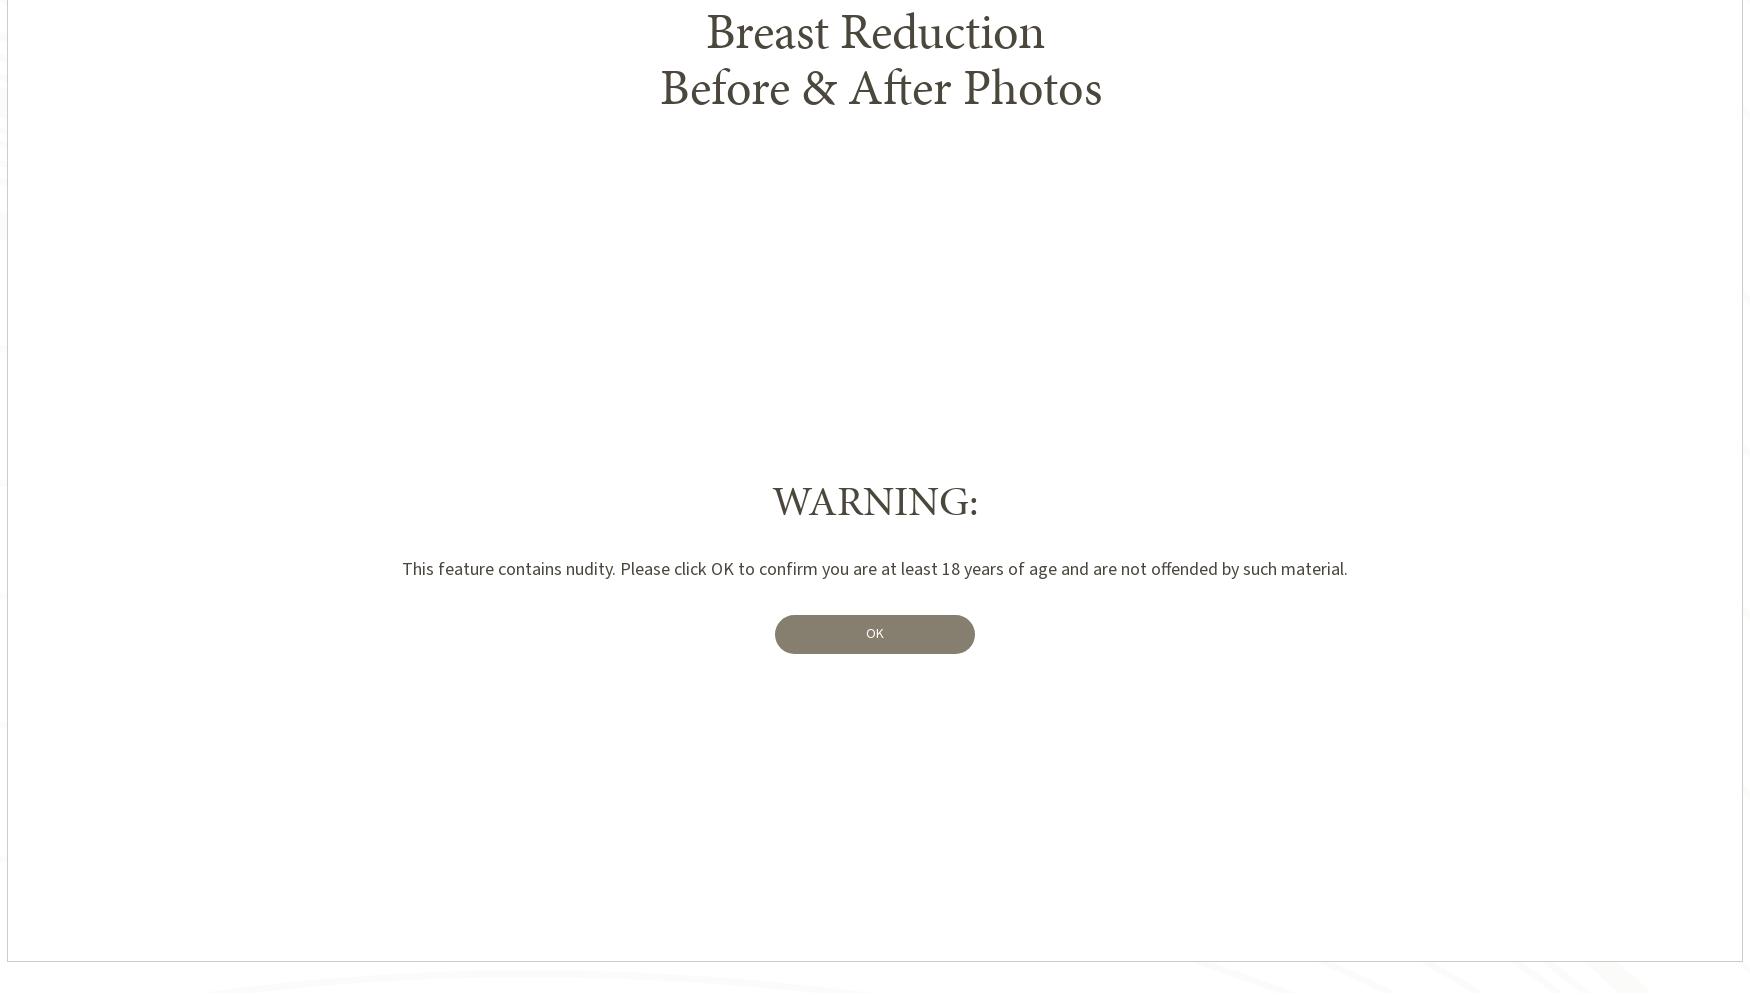 The image size is (1750, 1007). What do you see at coordinates (353, 177) in the screenshot?
I see `'Featured Results'` at bounding box center [353, 177].